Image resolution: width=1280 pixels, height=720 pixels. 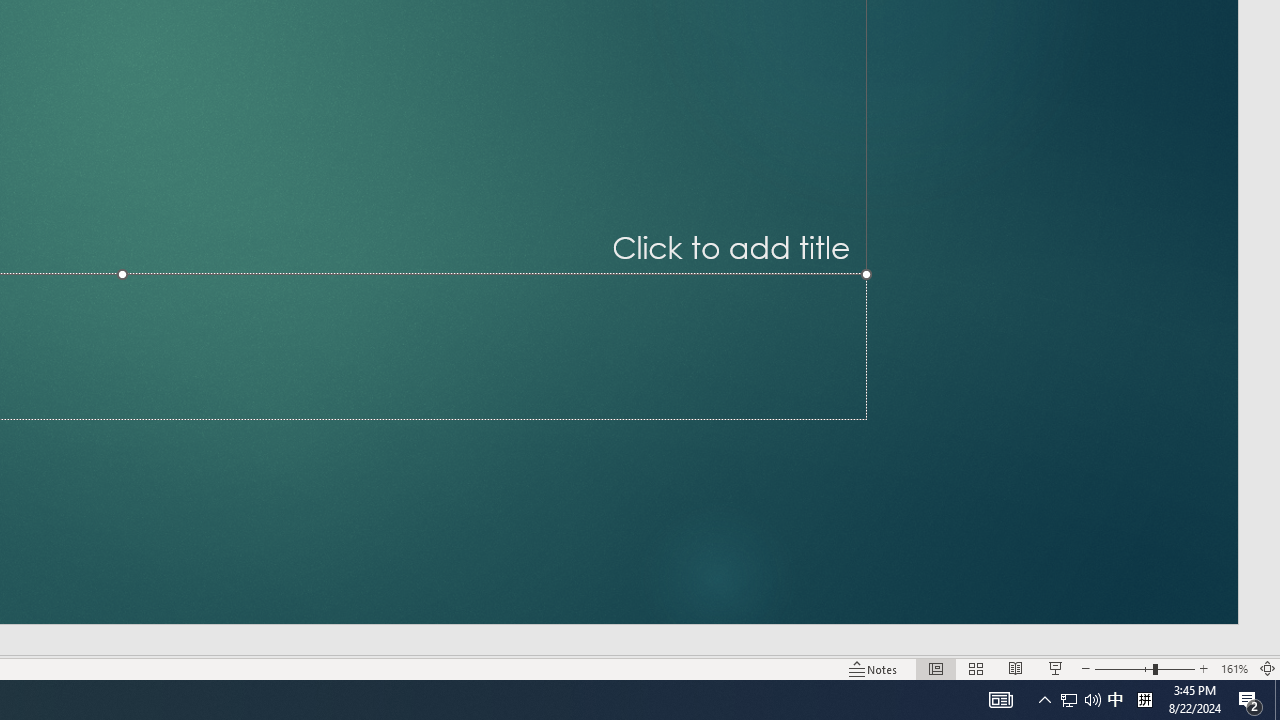 I want to click on 'Slide Sorter', so click(x=976, y=669).